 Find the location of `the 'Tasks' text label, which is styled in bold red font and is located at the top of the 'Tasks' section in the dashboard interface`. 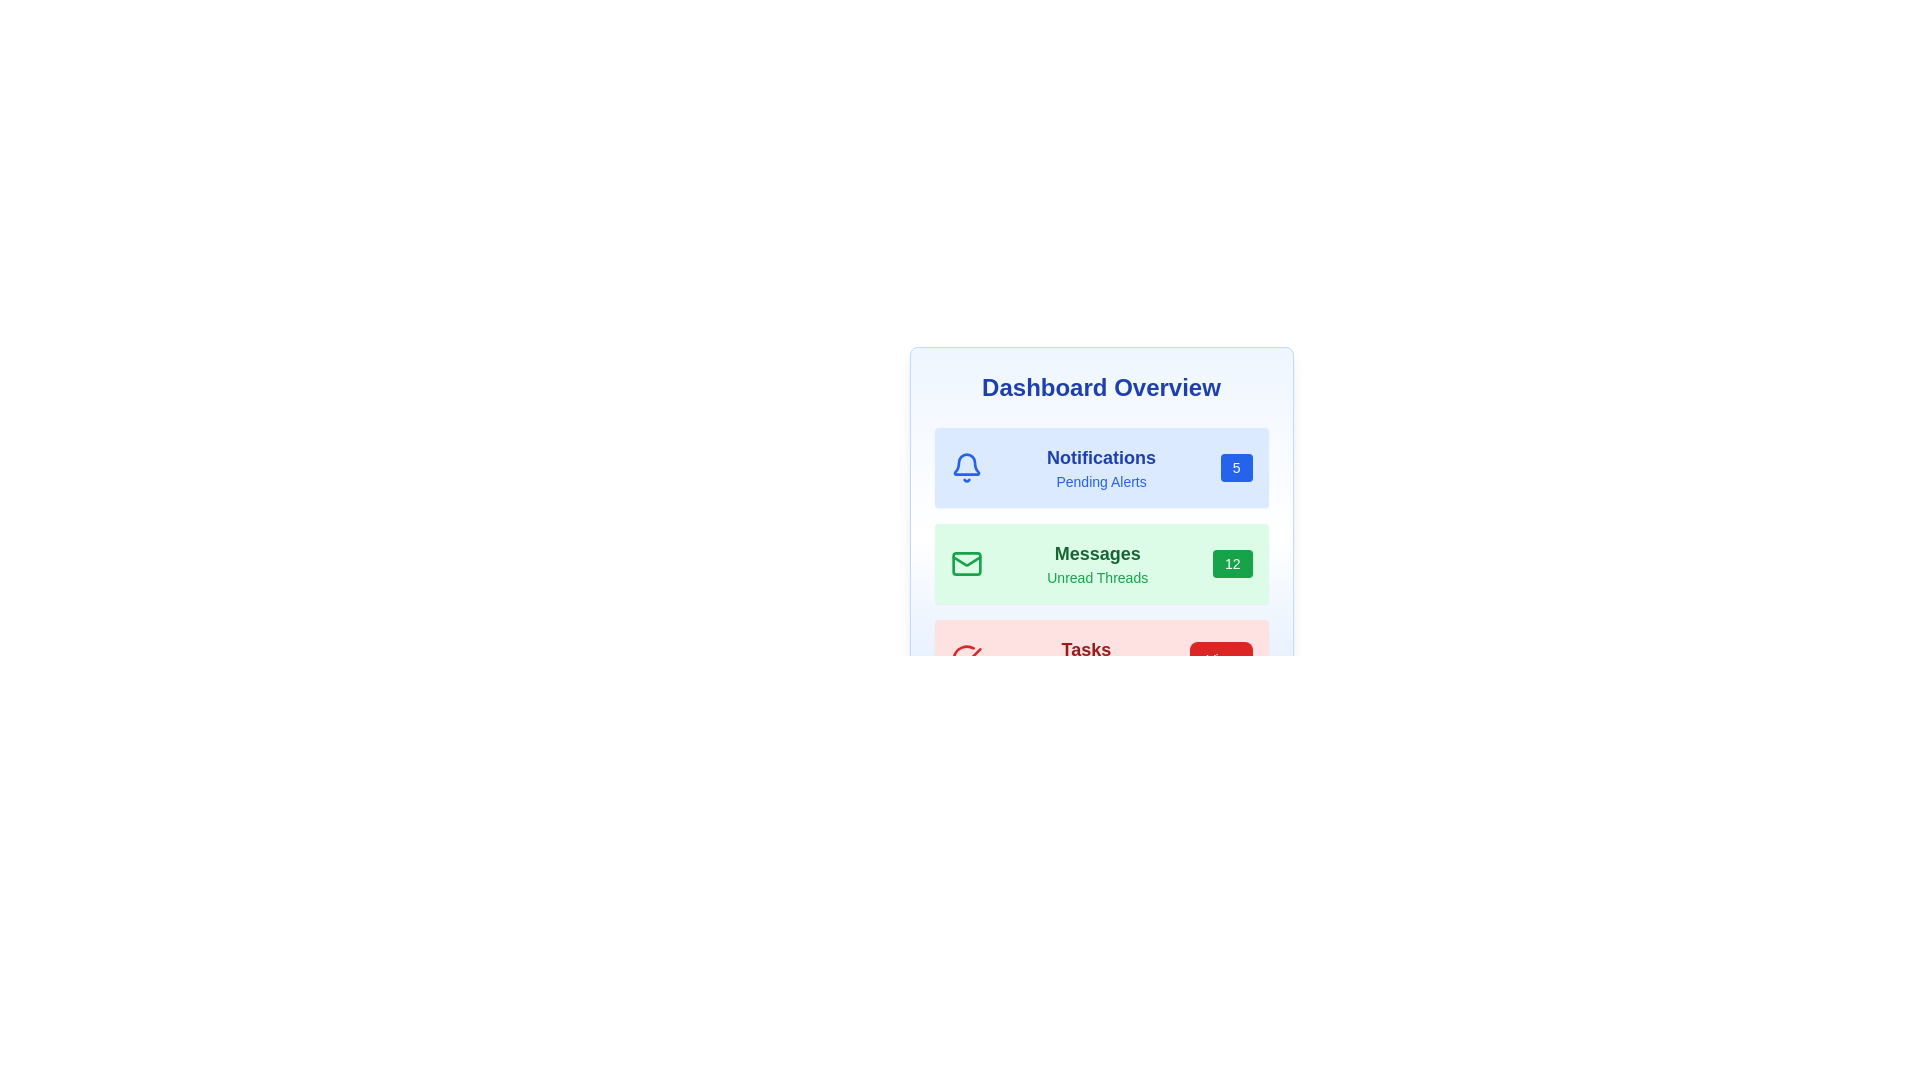

the 'Tasks' text label, which is styled in bold red font and is located at the top of the 'Tasks' section in the dashboard interface is located at coordinates (1085, 650).